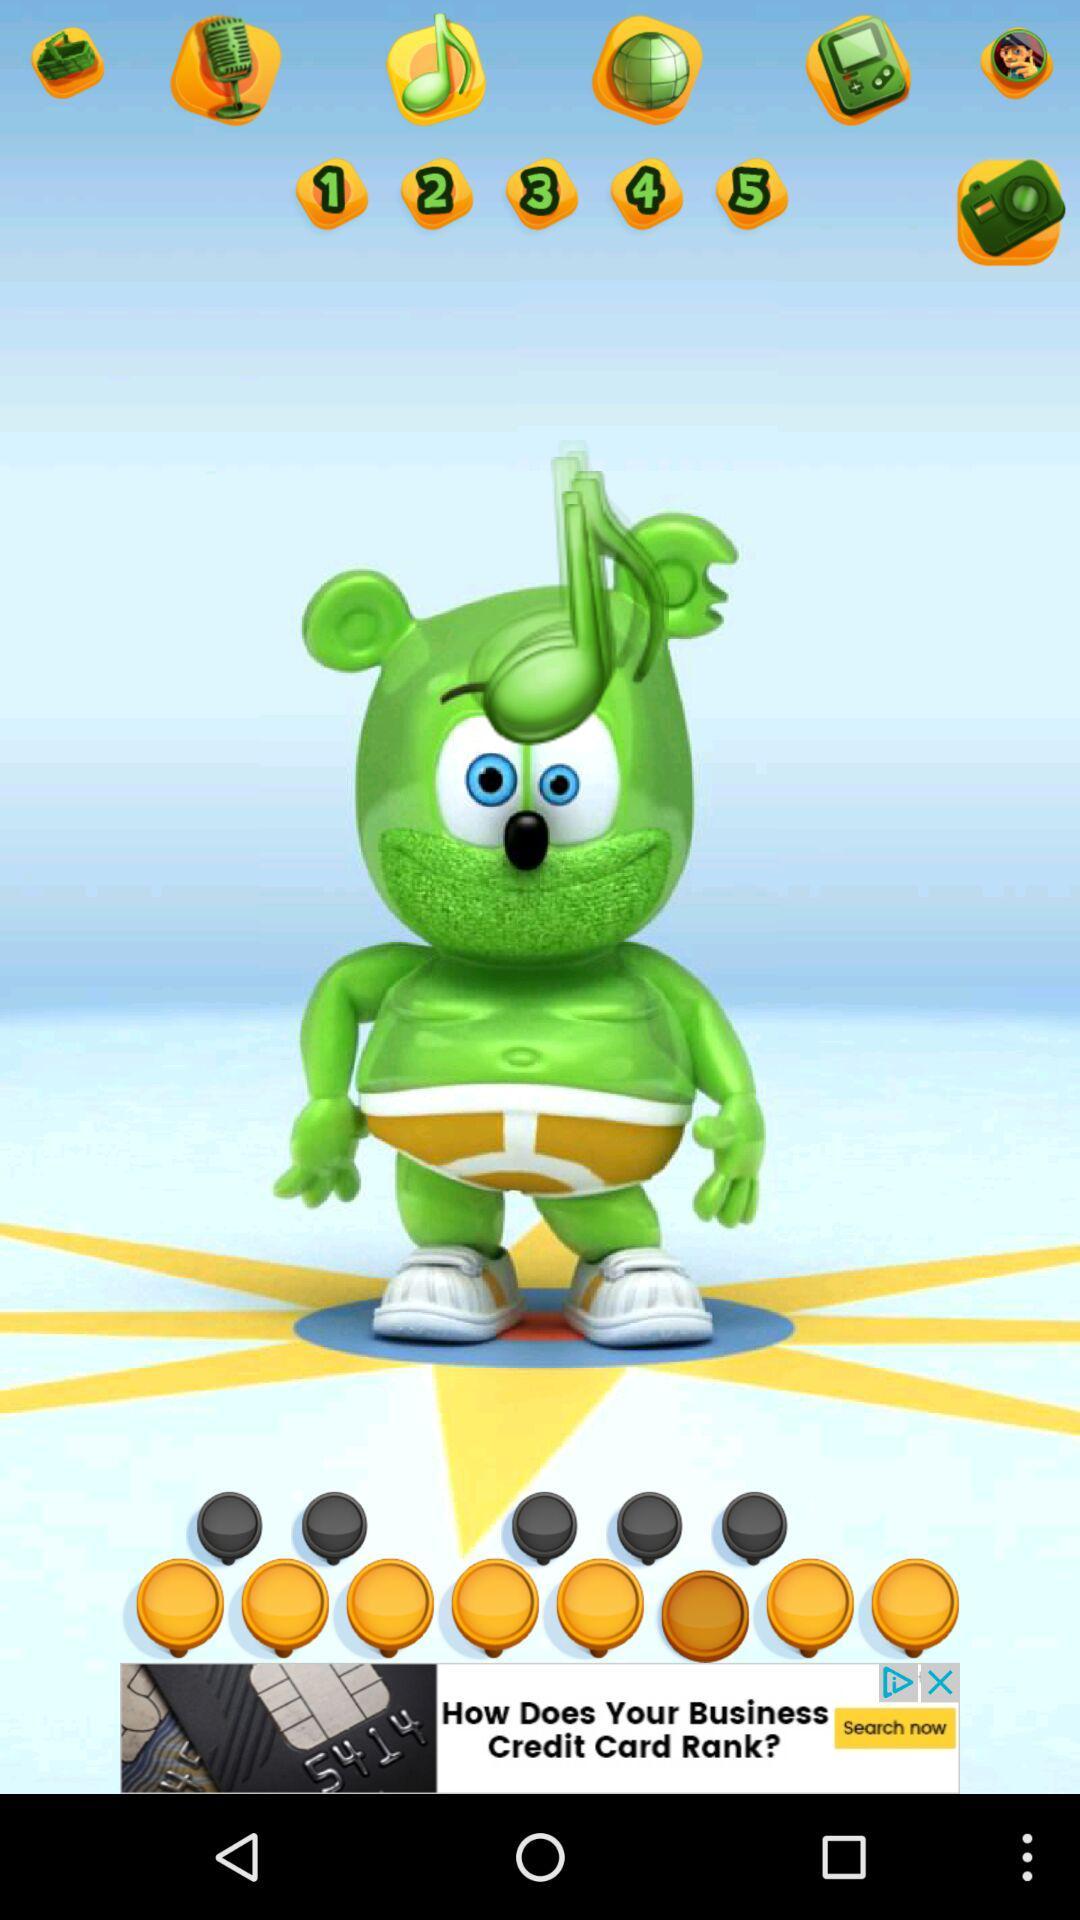  What do you see at coordinates (433, 77) in the screenshot?
I see `the music icon` at bounding box center [433, 77].